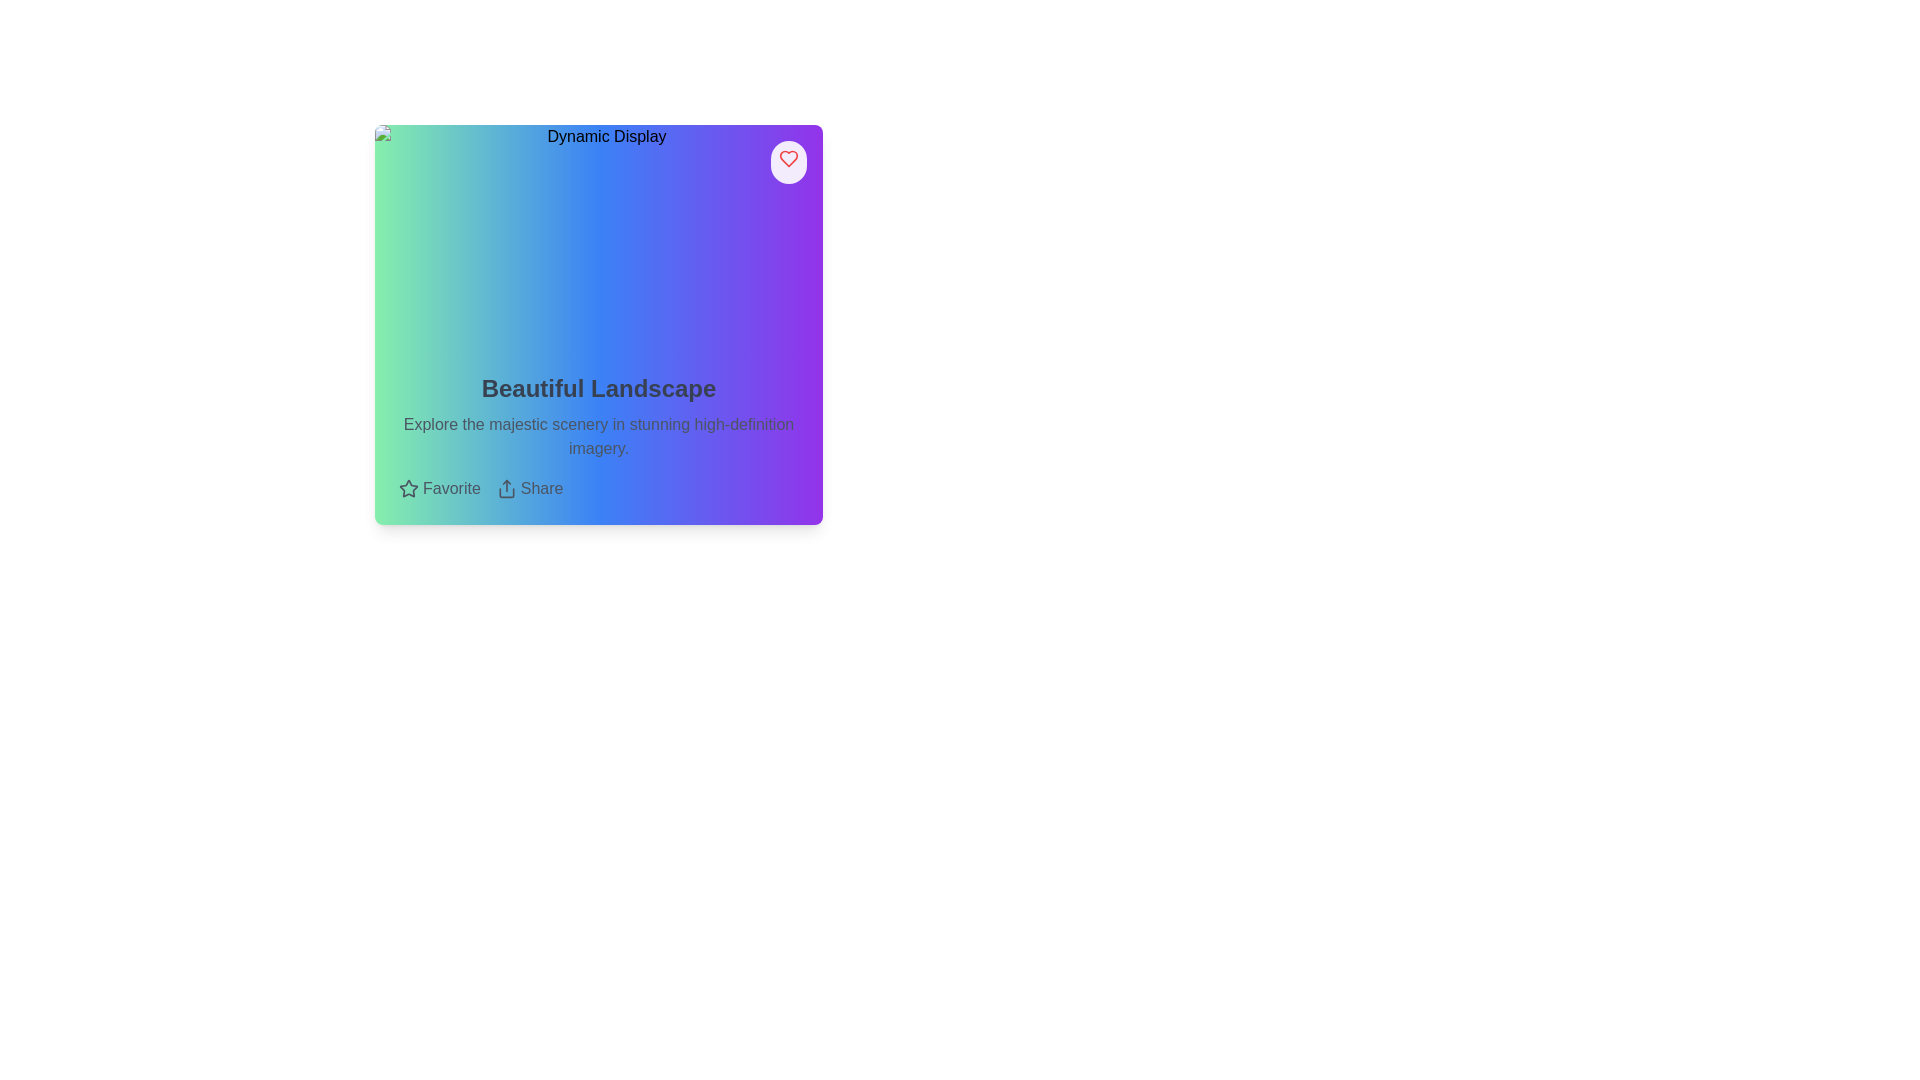 This screenshot has width=1920, height=1080. What do you see at coordinates (506, 489) in the screenshot?
I see `the share icon button, which is represented by an up-arrow emerging from a square, located to the left of the text 'Share' in the bottom right of the card layout, to initiate a share action` at bounding box center [506, 489].